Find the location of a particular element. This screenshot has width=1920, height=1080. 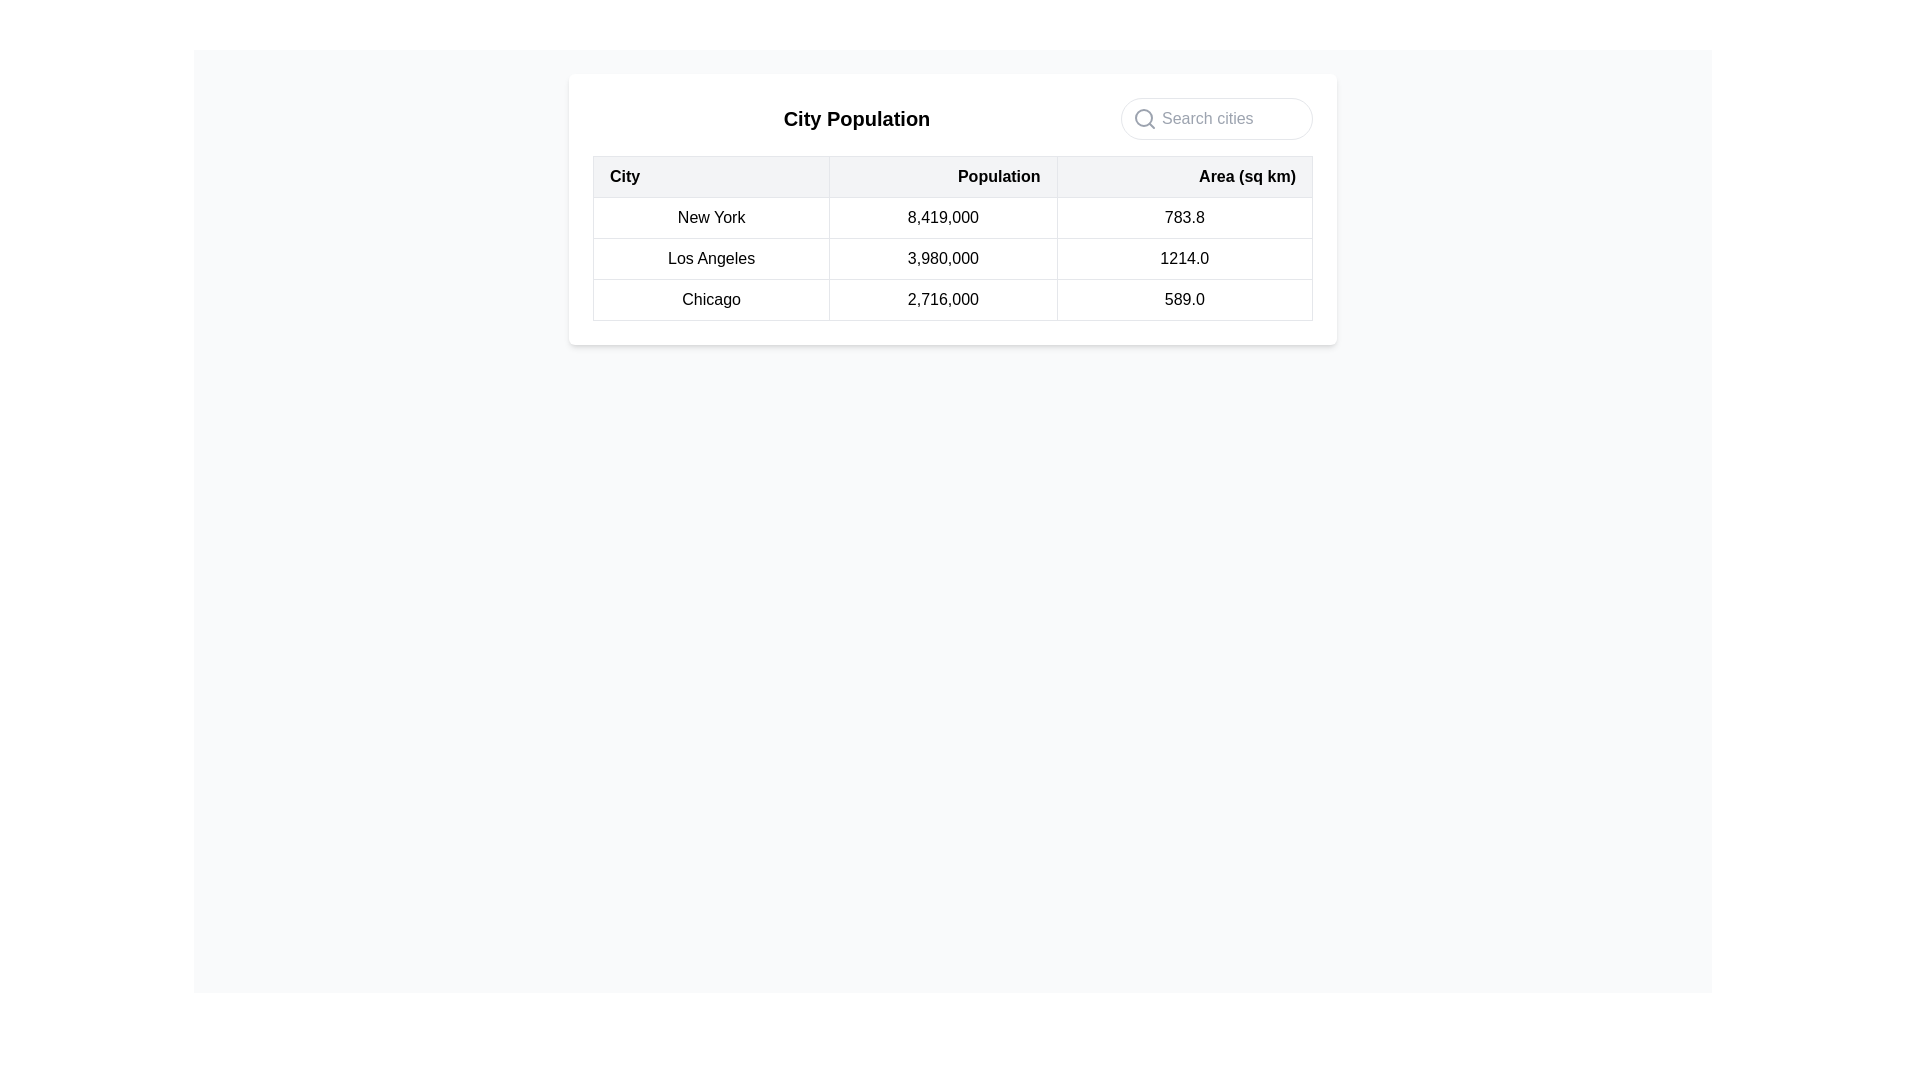

the search icon located on the left side of the search bar, which visually indicates the search functionality for the input field is located at coordinates (1145, 119).